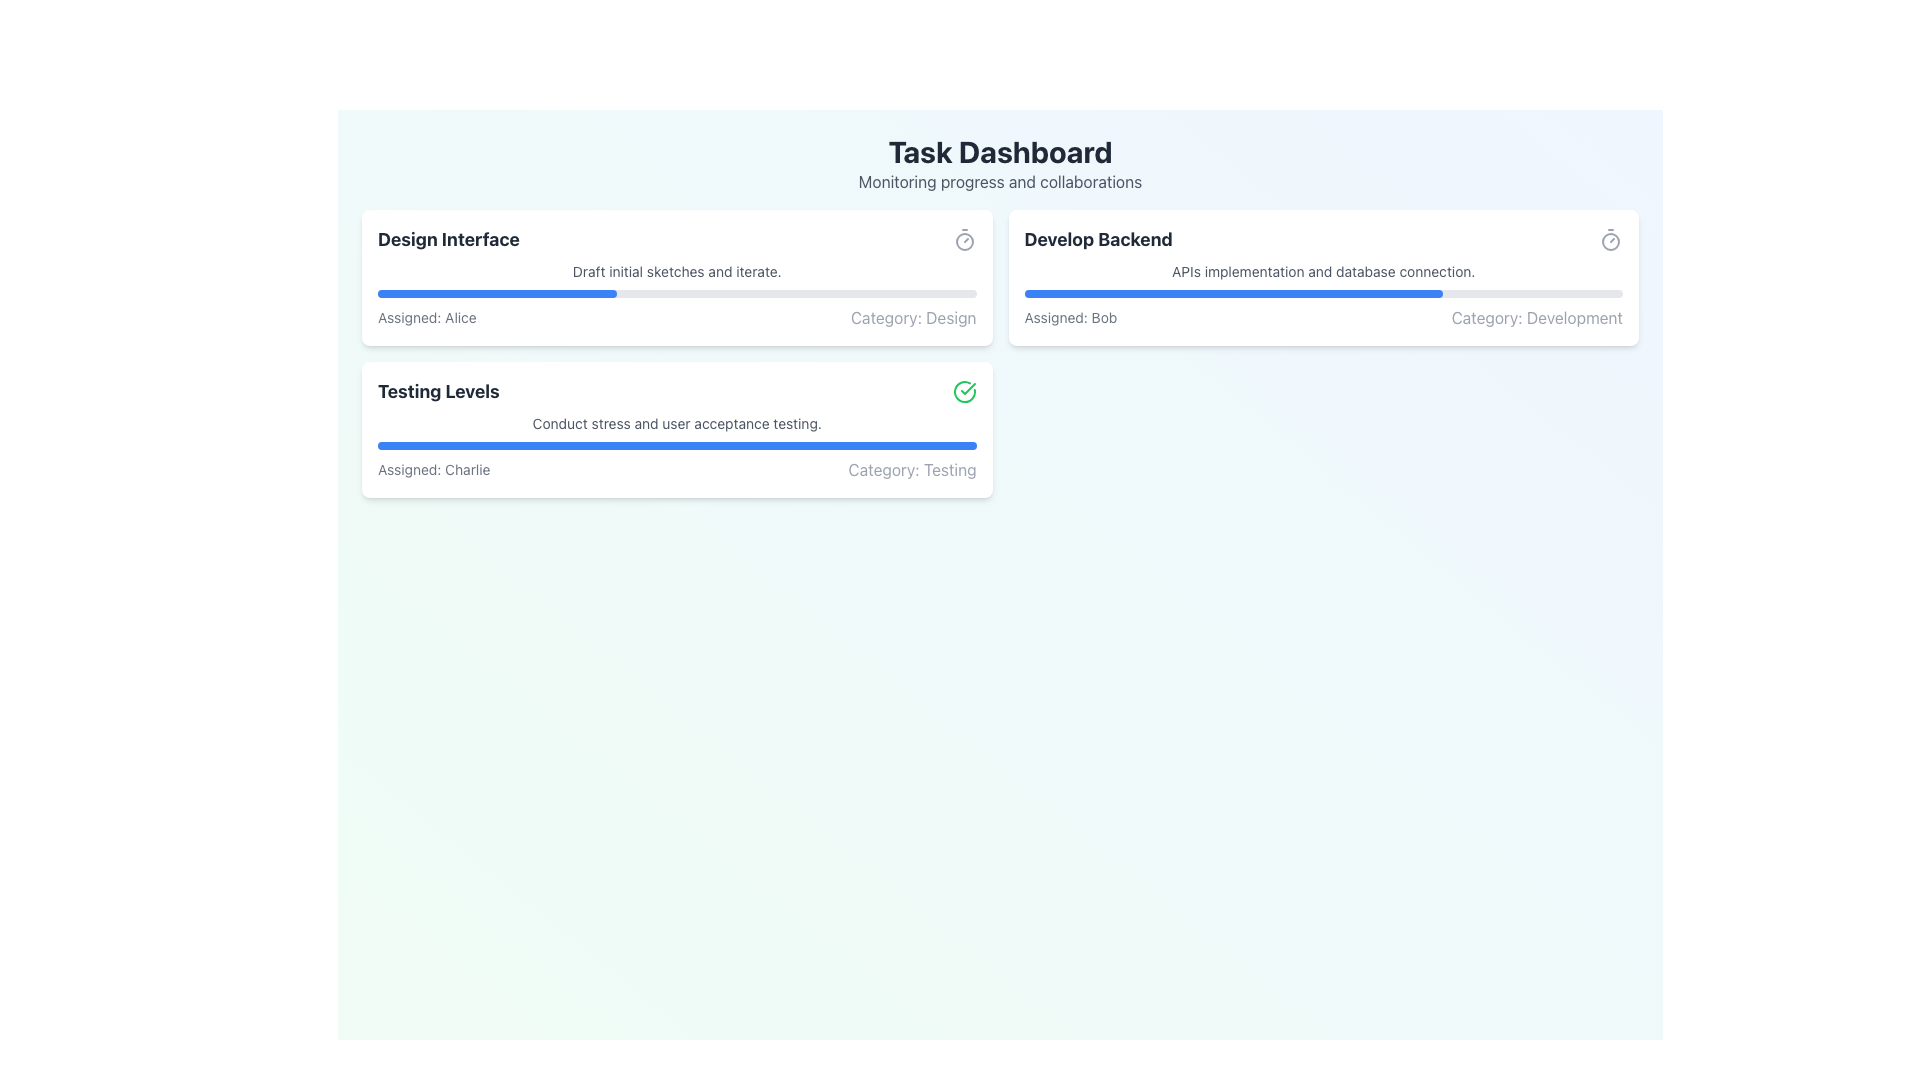  Describe the element at coordinates (1611, 238) in the screenshot. I see `the timer icon located in the top-right corner of the 'Develop Backend' task card as a visual indicator` at that location.